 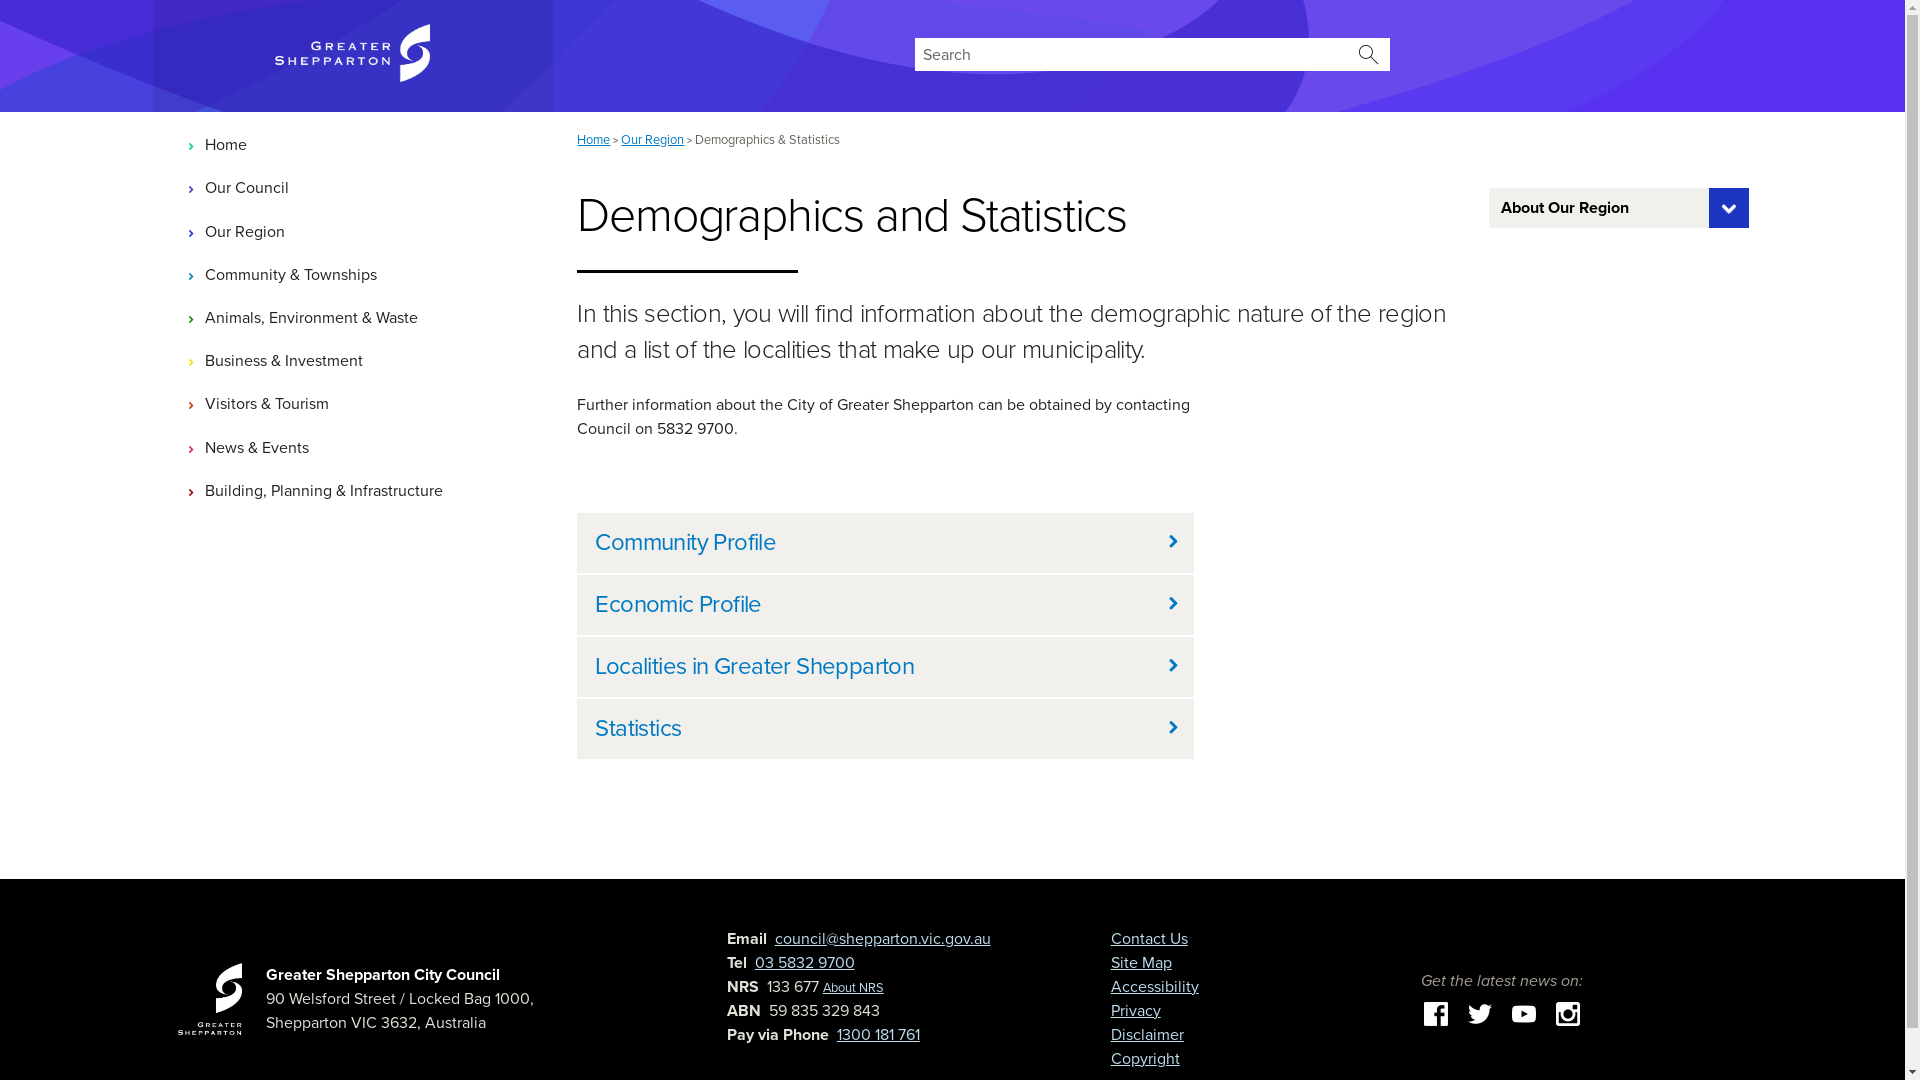 What do you see at coordinates (853, 986) in the screenshot?
I see `'About NRS'` at bounding box center [853, 986].